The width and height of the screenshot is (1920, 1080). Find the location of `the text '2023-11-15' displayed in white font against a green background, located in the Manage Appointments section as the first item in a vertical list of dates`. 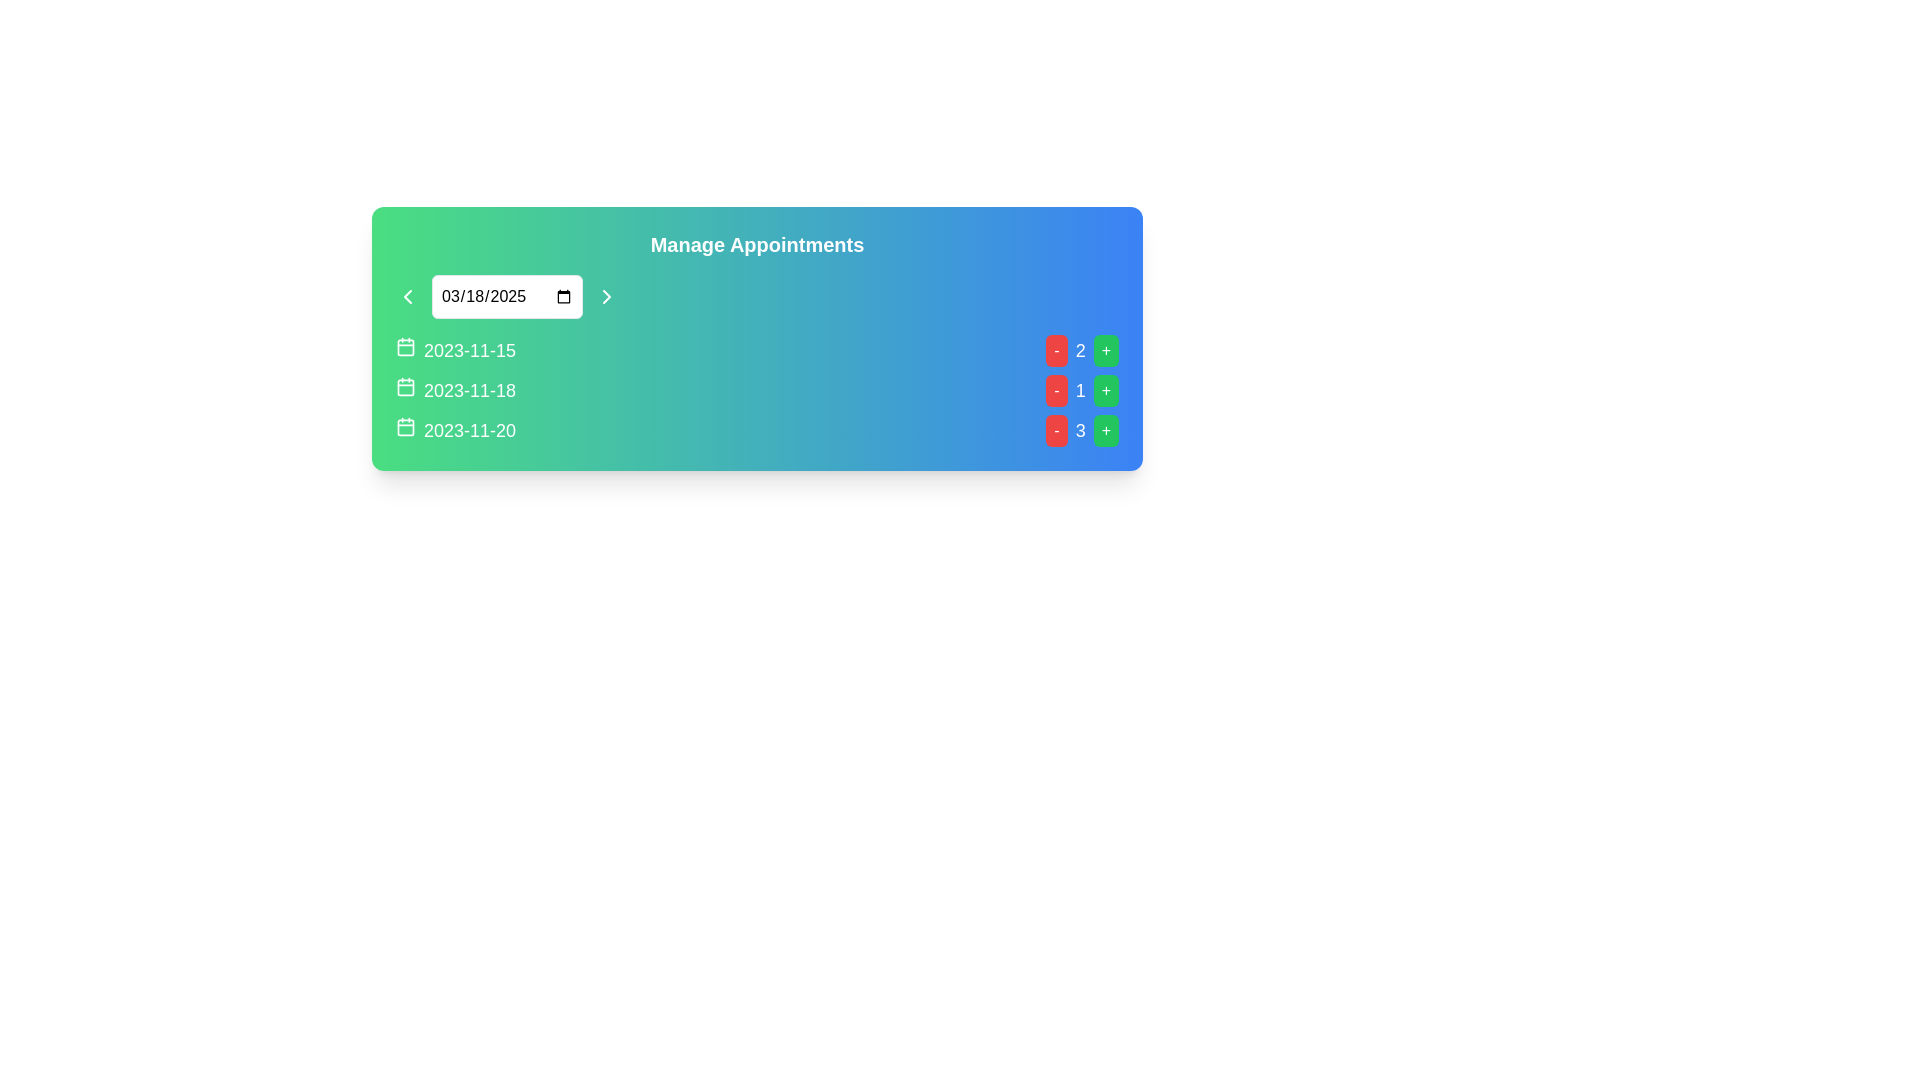

the text '2023-11-15' displayed in white font against a green background, located in the Manage Appointments section as the first item in a vertical list of dates is located at coordinates (455, 350).